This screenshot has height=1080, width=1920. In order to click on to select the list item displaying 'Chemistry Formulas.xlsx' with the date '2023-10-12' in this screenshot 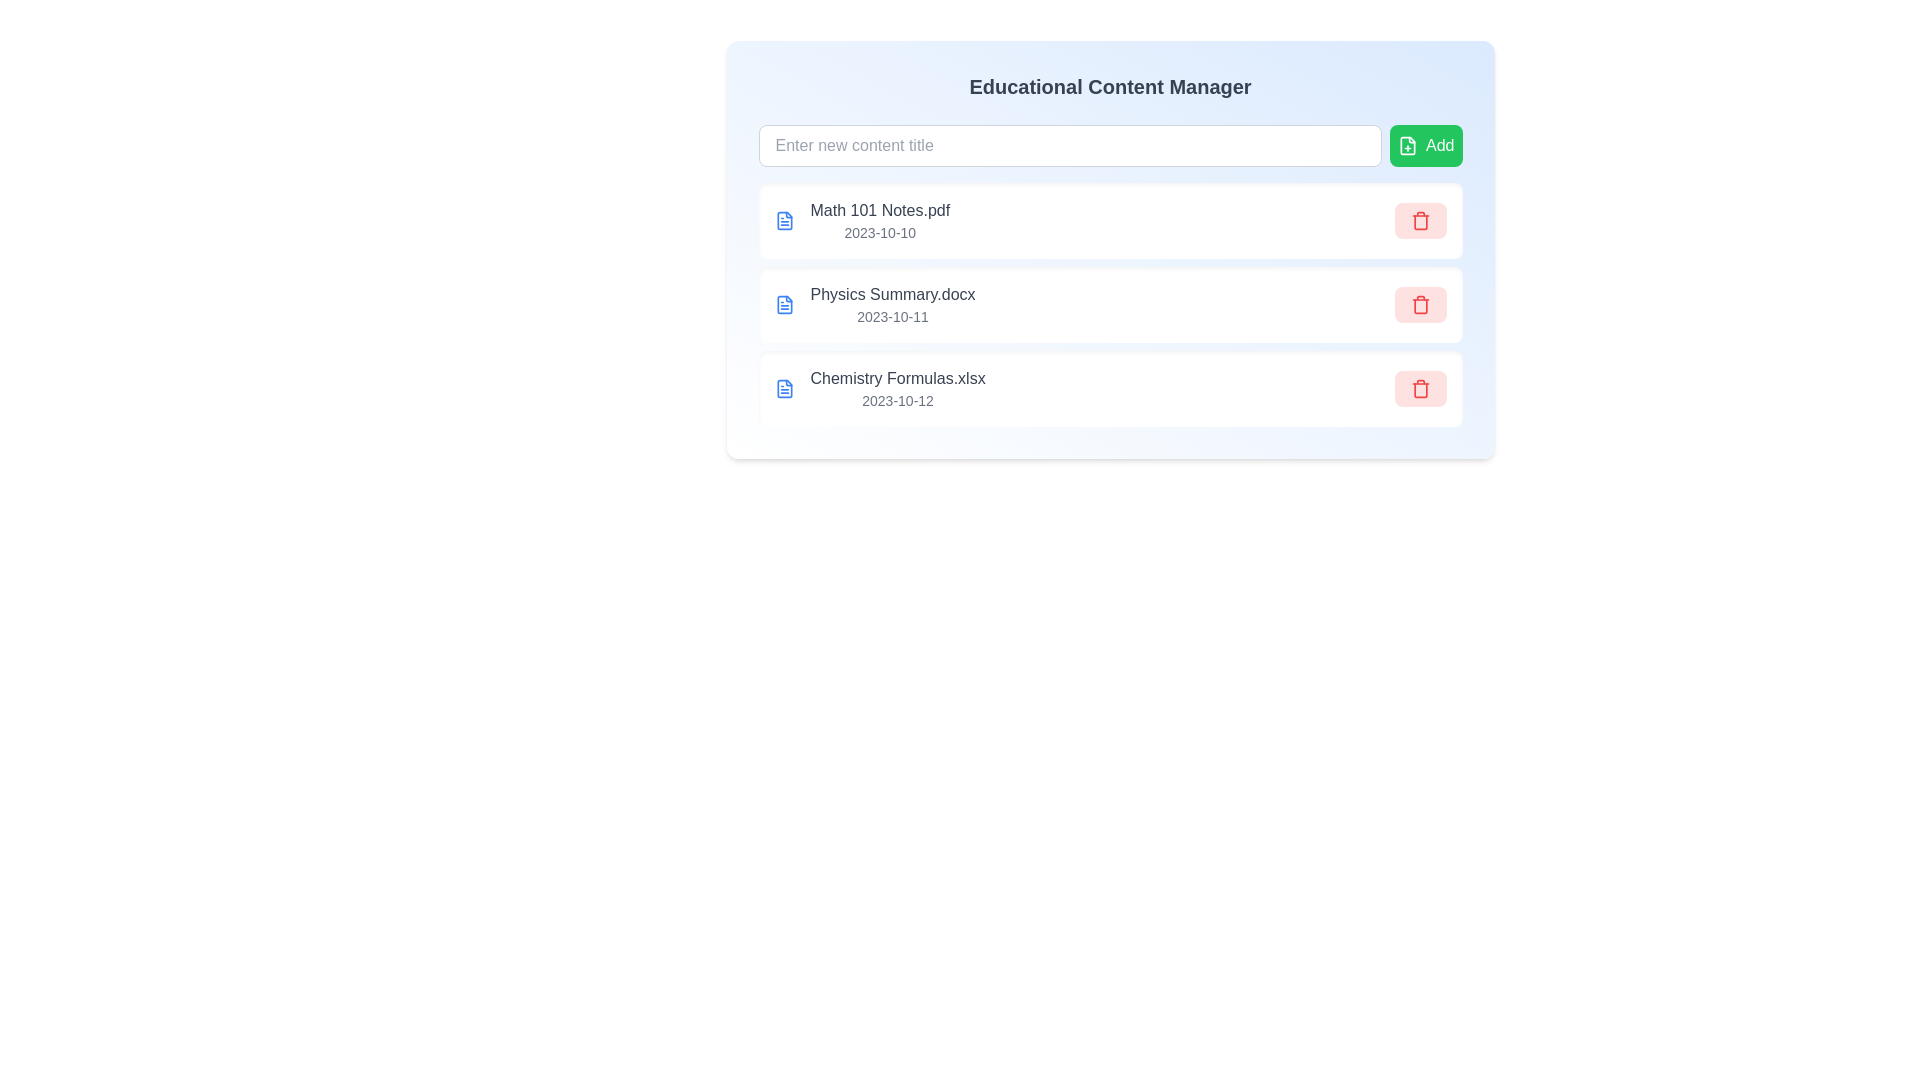, I will do `click(896, 389)`.